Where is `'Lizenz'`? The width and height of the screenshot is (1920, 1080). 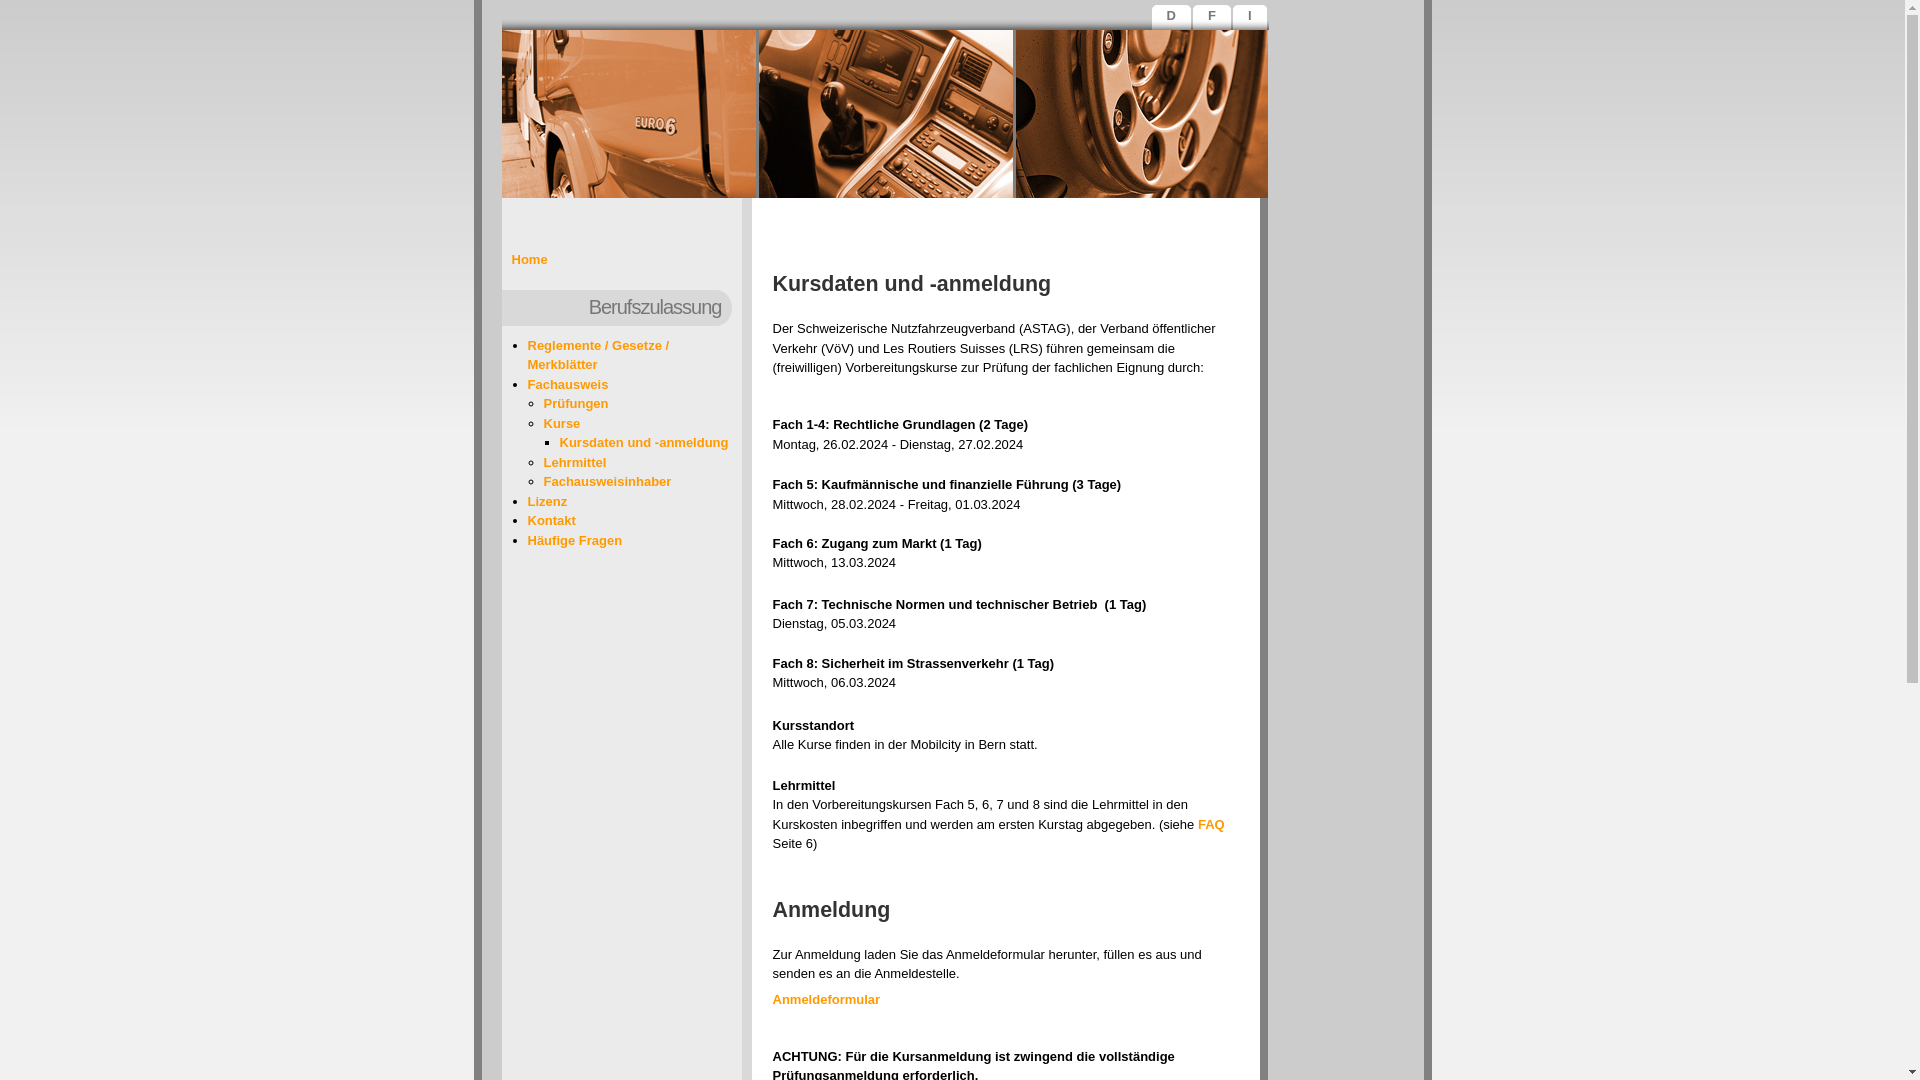
'Lizenz' is located at coordinates (547, 500).